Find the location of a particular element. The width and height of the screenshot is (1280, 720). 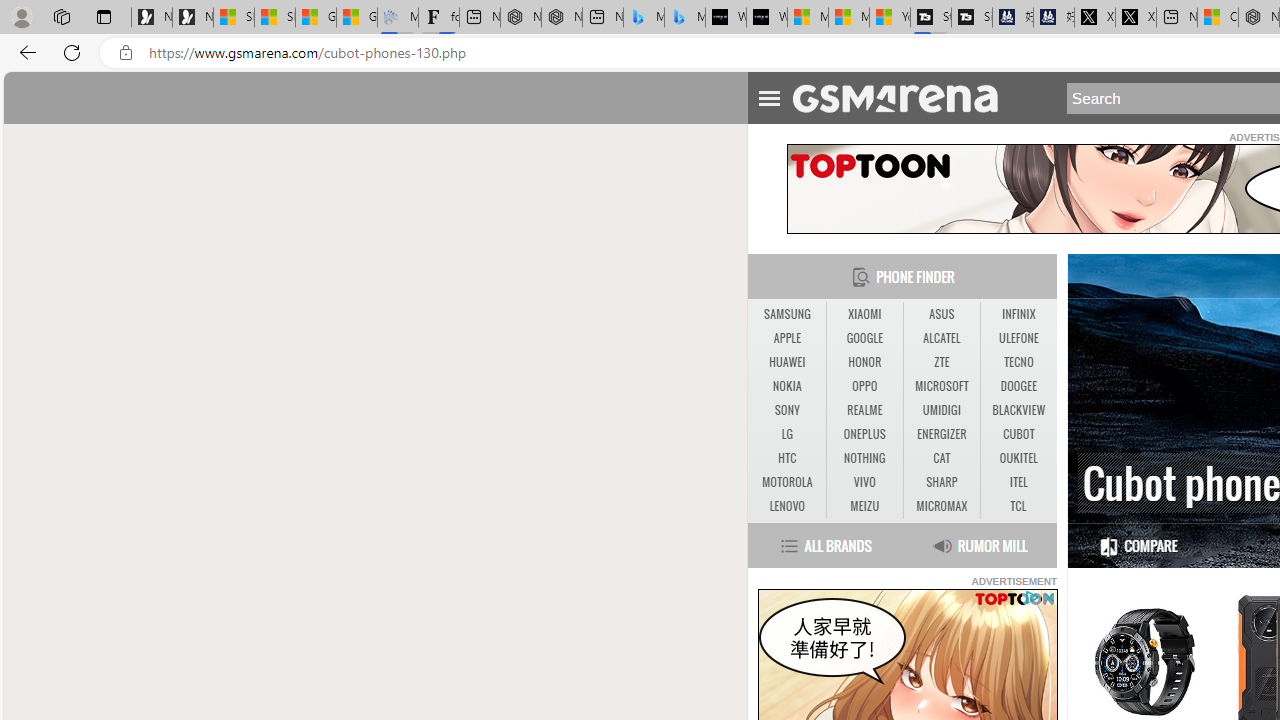

'OUKITEL' is located at coordinates (1018, 458).